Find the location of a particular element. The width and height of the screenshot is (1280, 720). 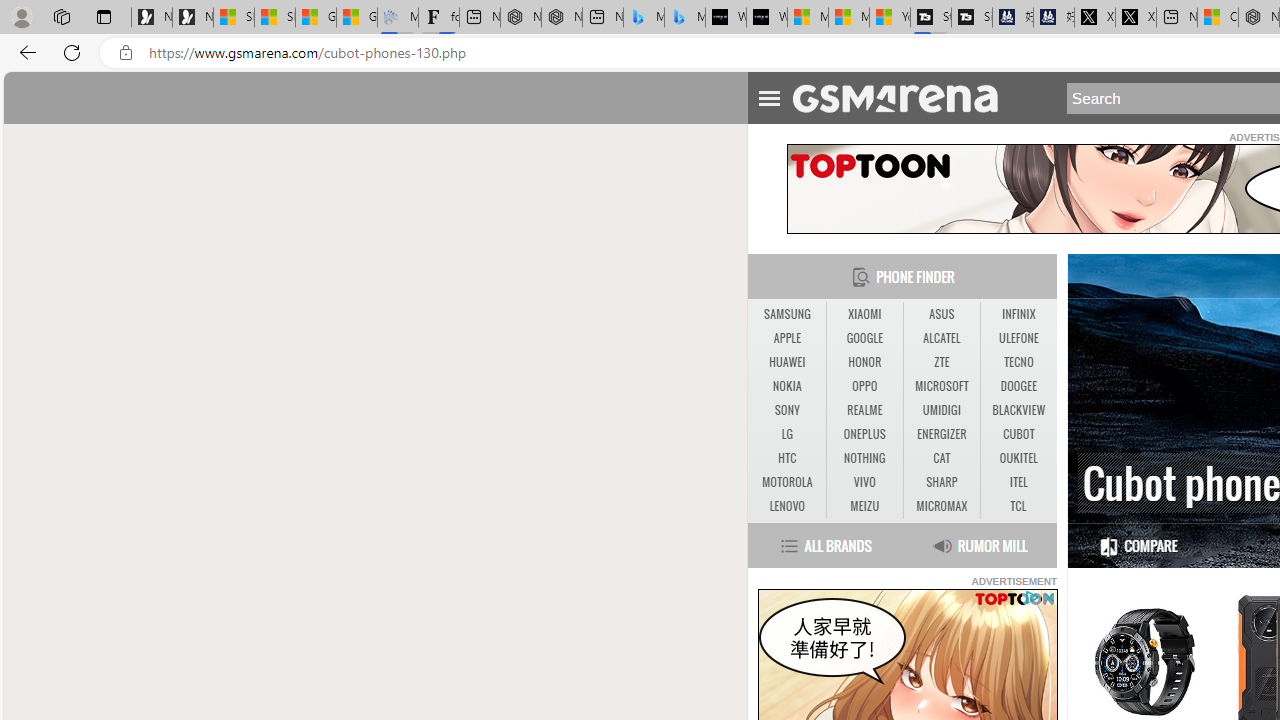

'OUKITEL' is located at coordinates (1018, 458).